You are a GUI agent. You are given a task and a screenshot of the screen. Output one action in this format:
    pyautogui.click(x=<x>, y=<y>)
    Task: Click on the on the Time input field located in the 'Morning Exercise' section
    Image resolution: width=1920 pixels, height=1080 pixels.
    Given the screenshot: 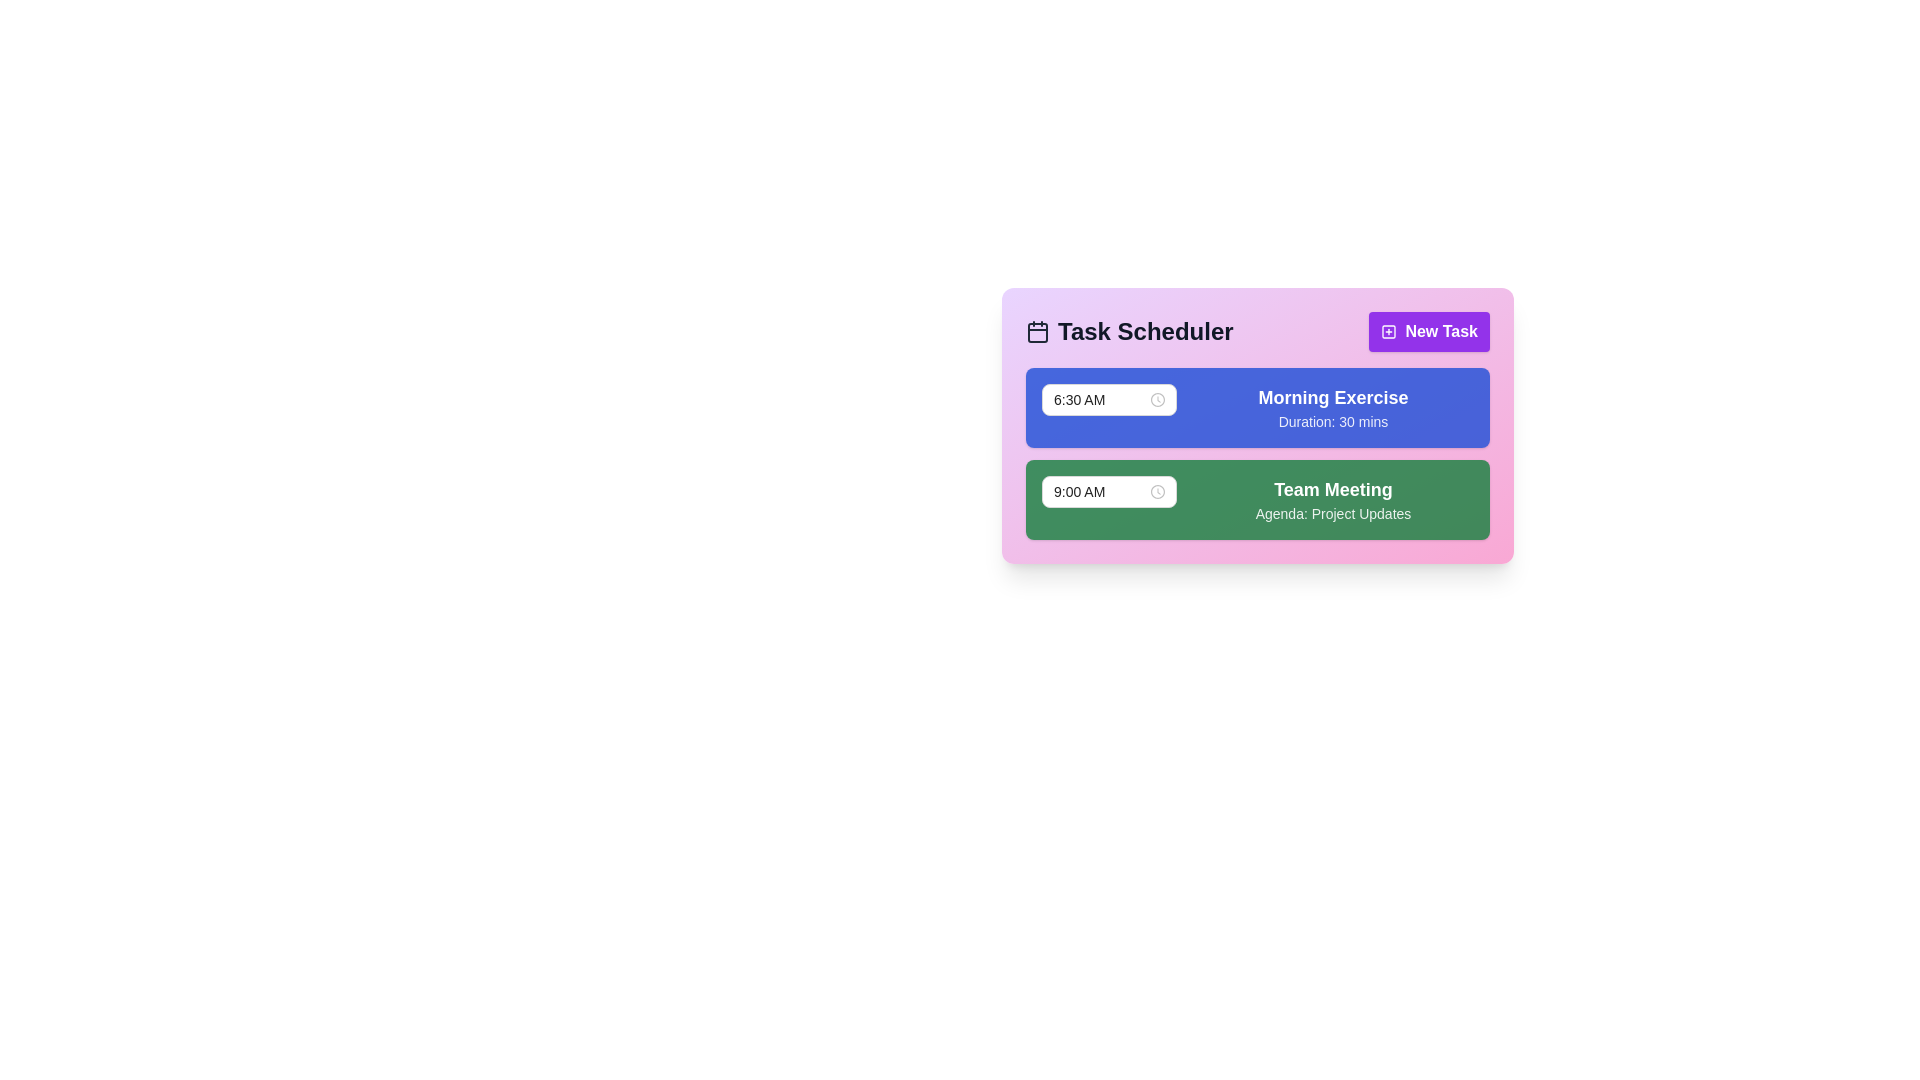 What is the action you would take?
    pyautogui.click(x=1108, y=400)
    